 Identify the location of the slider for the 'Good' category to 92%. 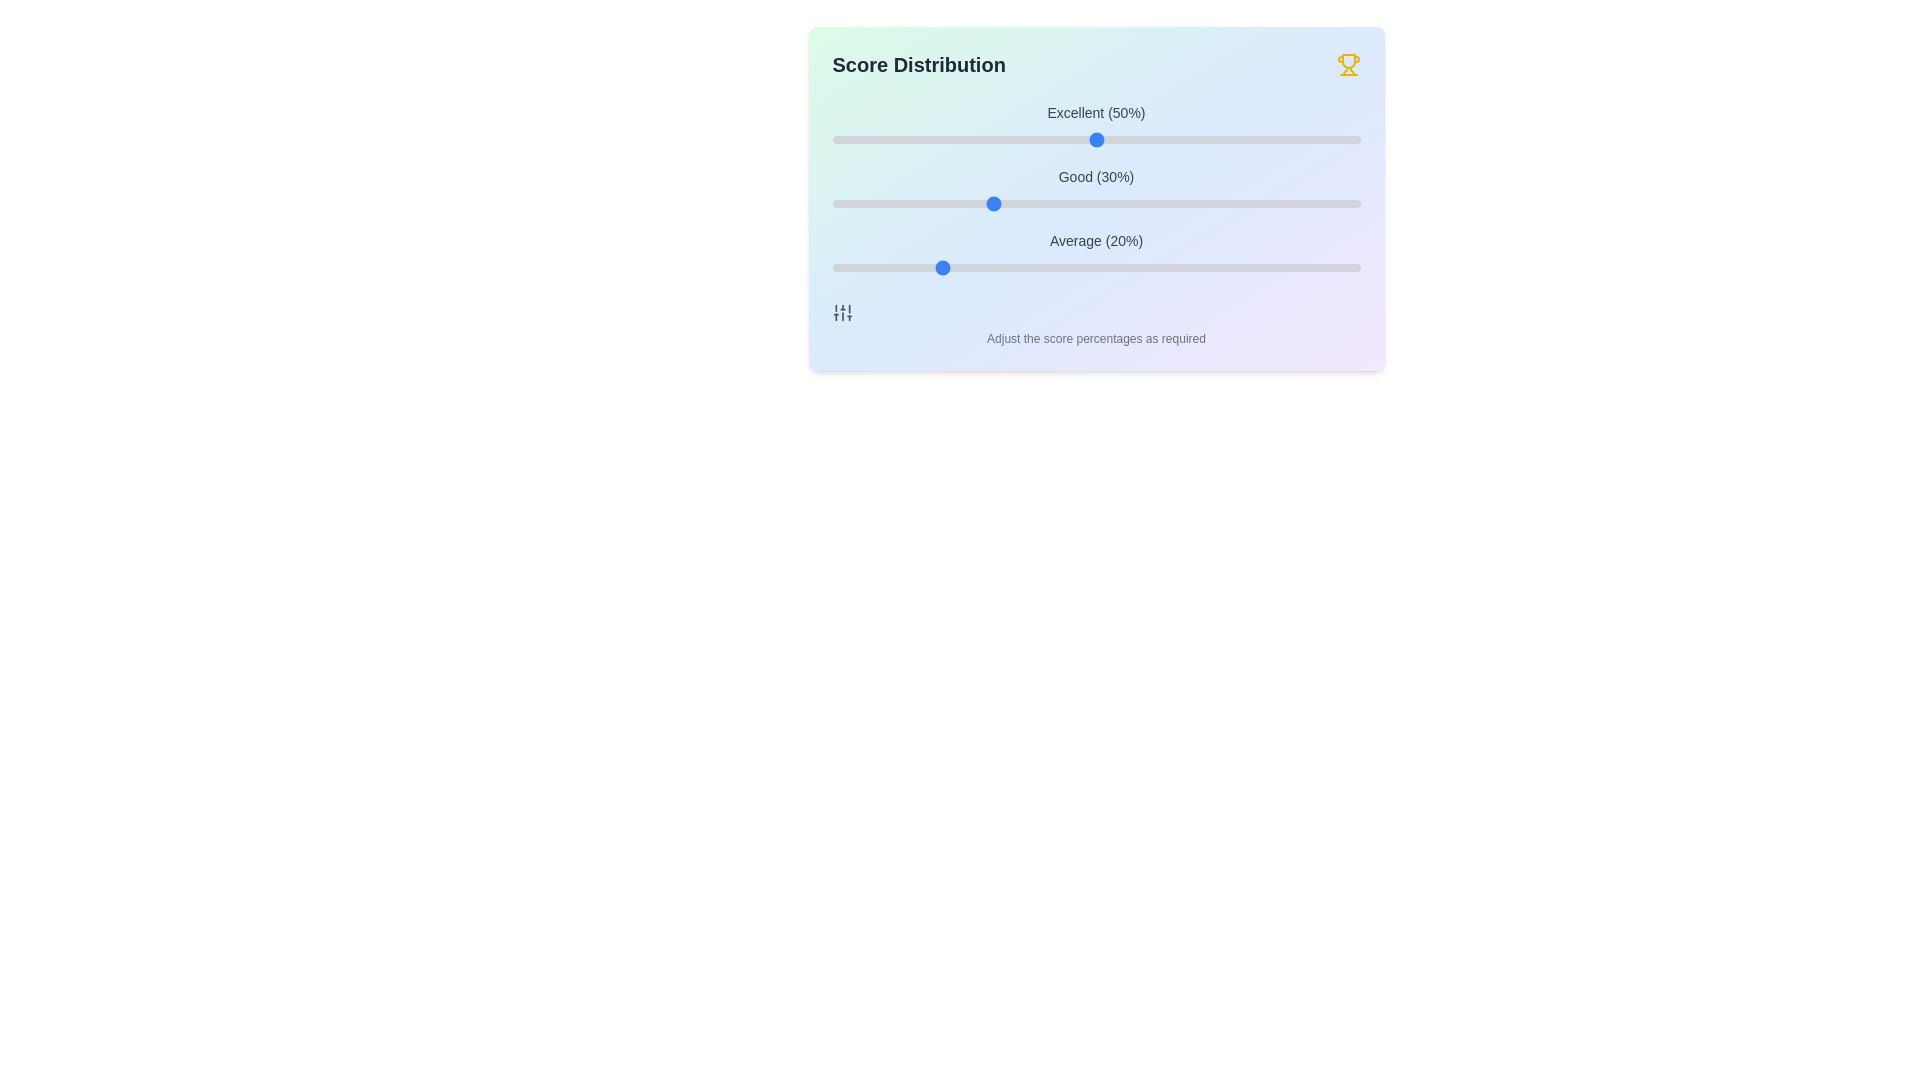
(1318, 204).